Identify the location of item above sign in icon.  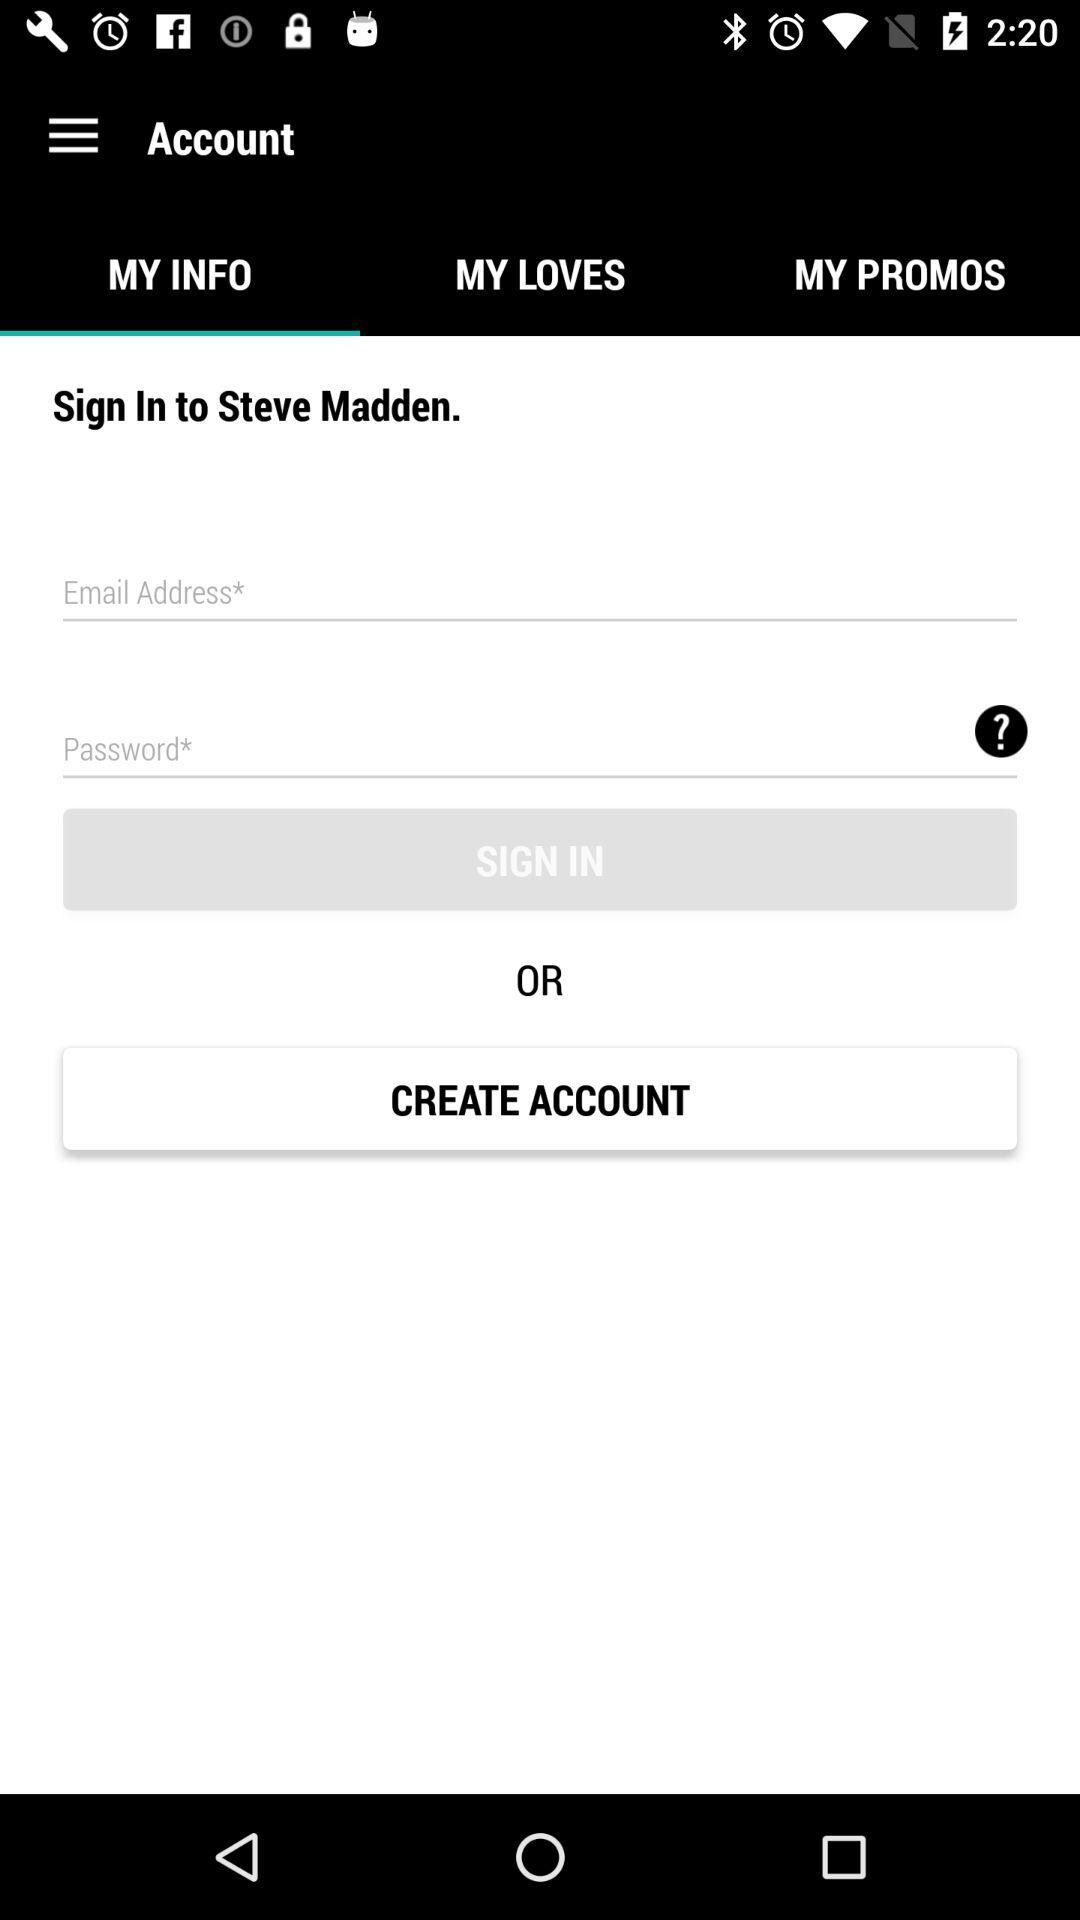
(1001, 730).